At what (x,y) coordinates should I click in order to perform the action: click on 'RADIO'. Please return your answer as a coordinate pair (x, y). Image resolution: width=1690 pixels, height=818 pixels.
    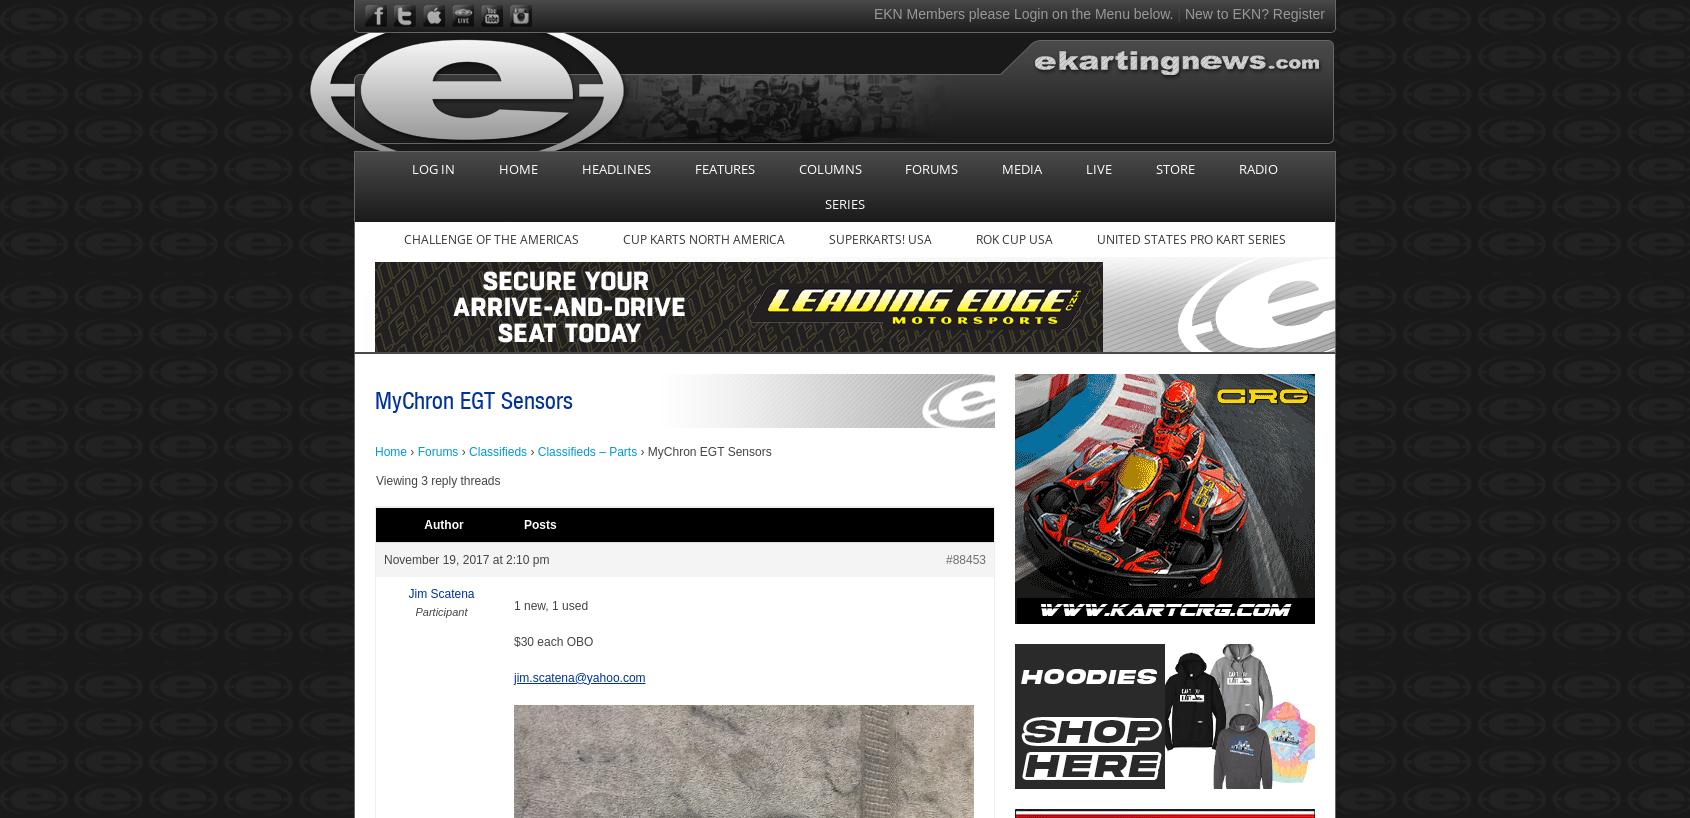
    Looking at the image, I should click on (1257, 167).